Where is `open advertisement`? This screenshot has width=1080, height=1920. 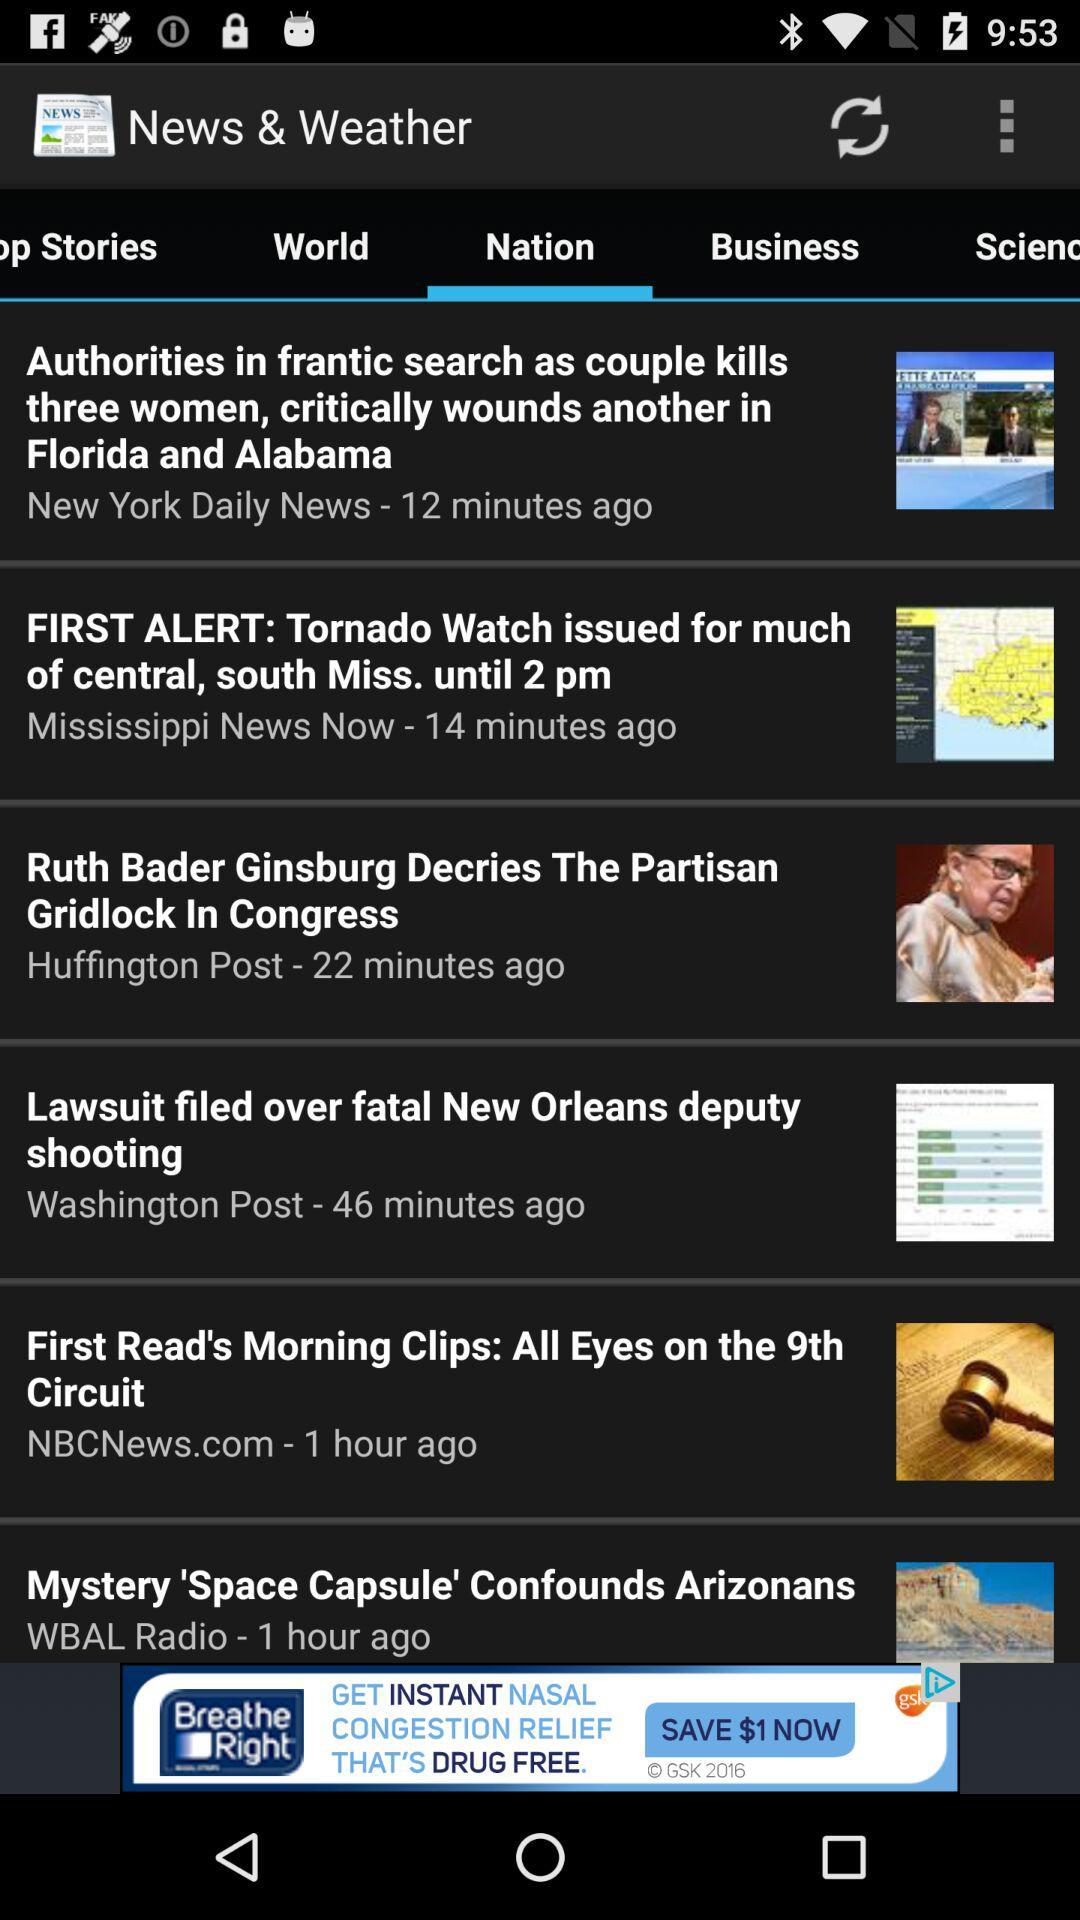 open advertisement is located at coordinates (540, 1727).